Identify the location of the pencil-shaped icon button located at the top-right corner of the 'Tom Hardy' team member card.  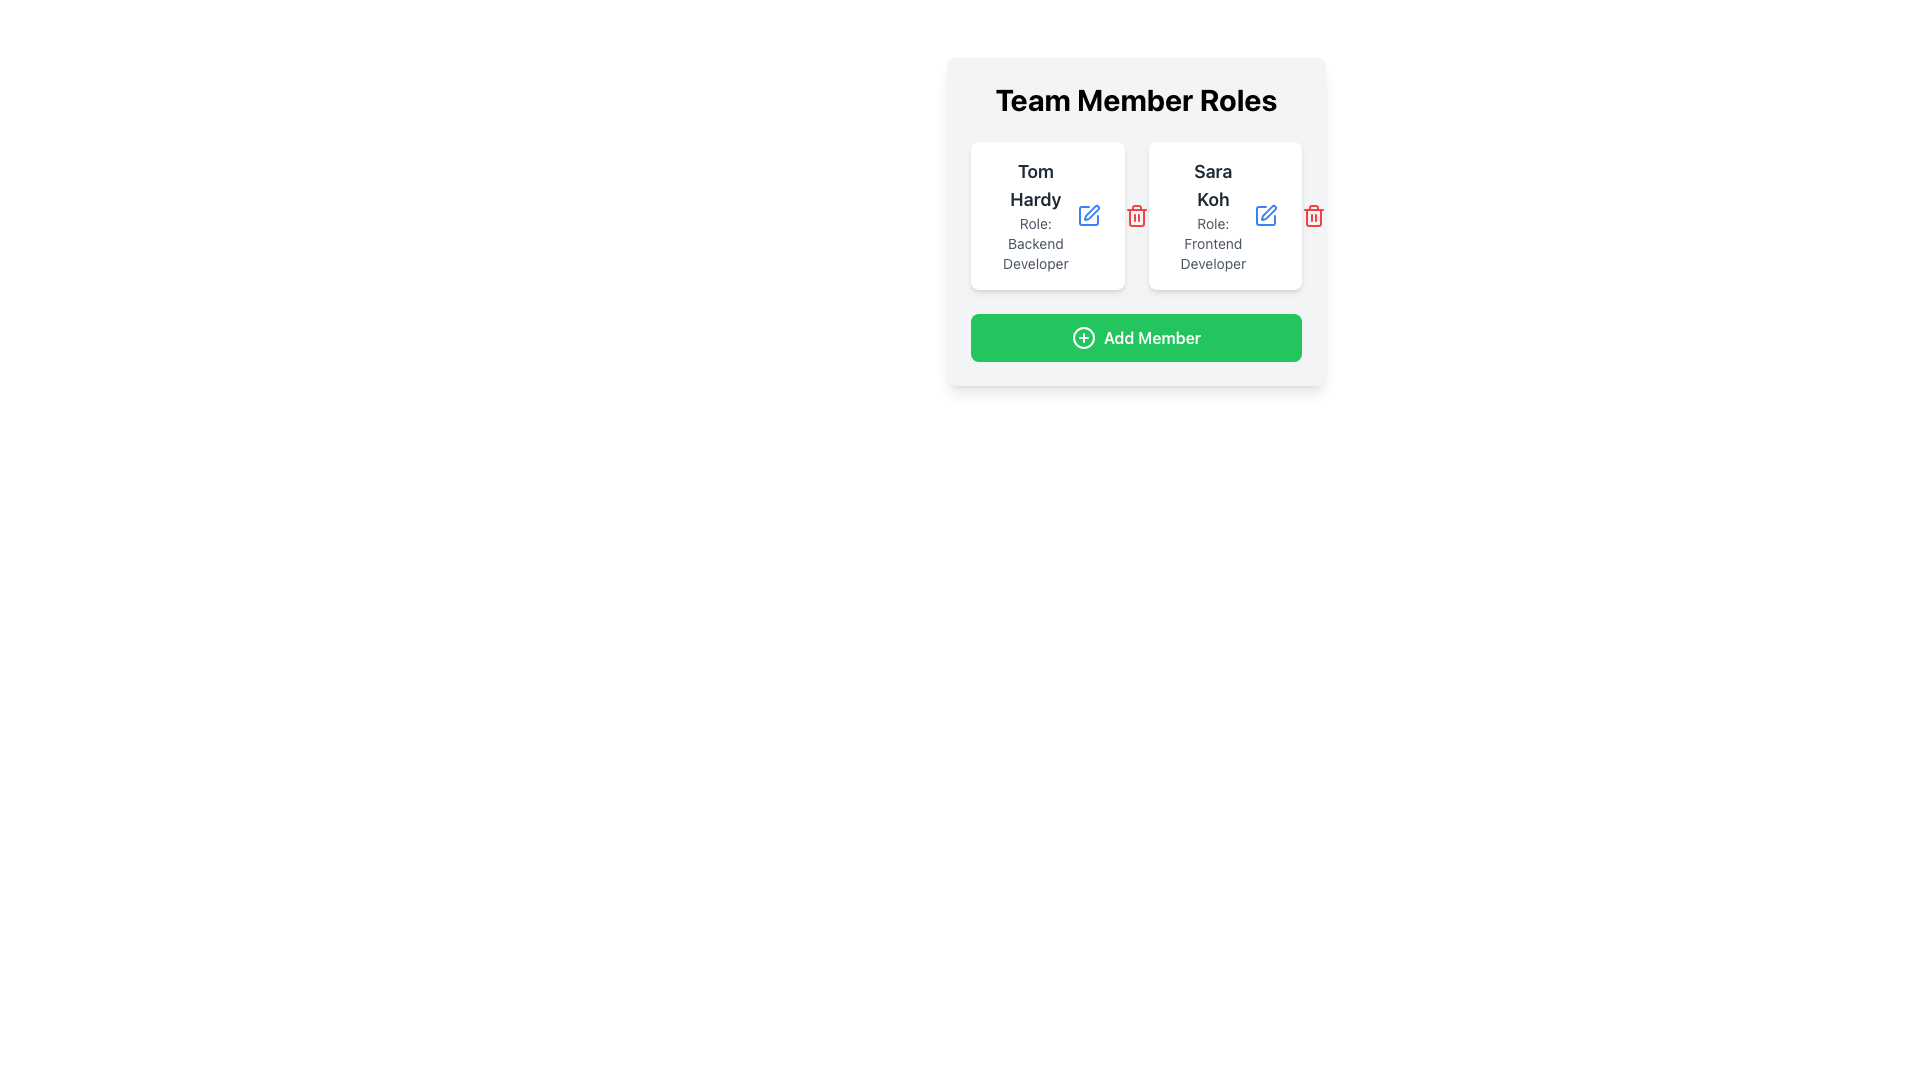
(1089, 212).